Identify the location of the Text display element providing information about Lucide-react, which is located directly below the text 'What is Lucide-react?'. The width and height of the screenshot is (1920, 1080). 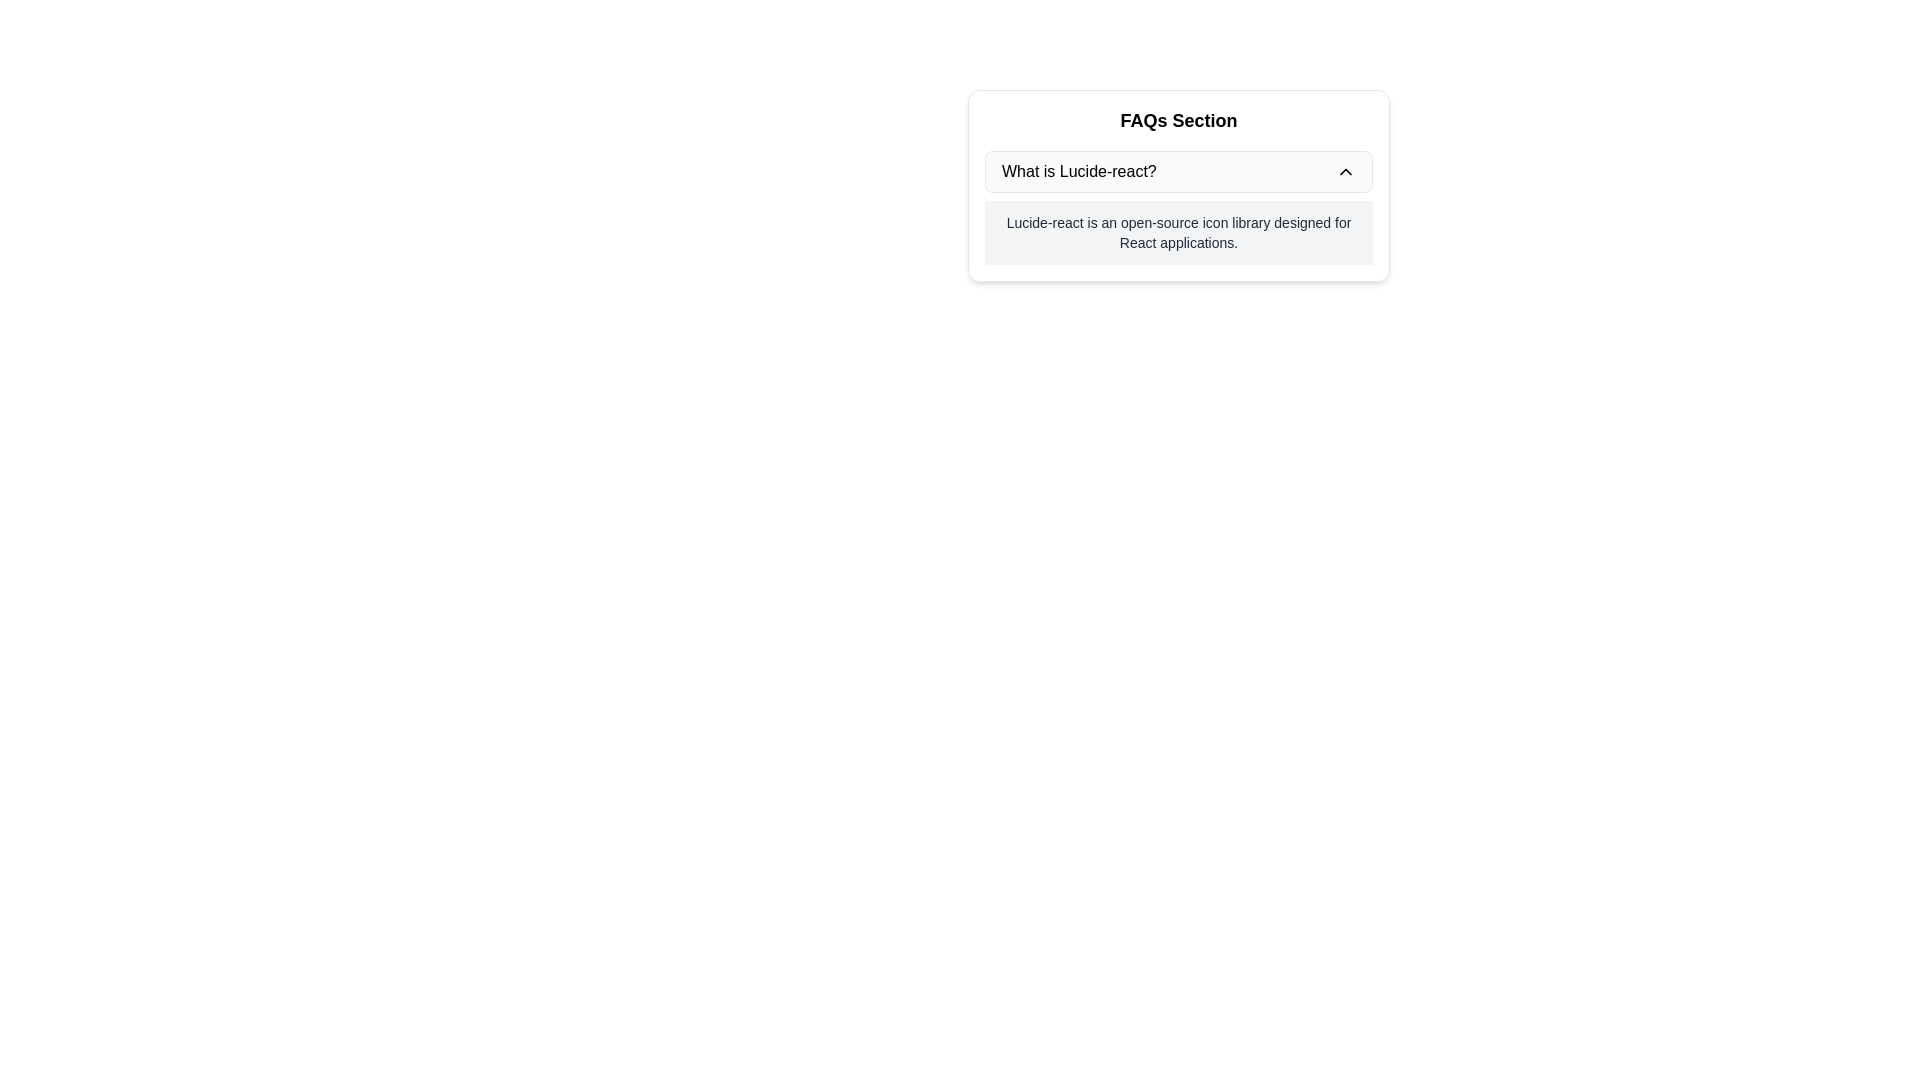
(1179, 231).